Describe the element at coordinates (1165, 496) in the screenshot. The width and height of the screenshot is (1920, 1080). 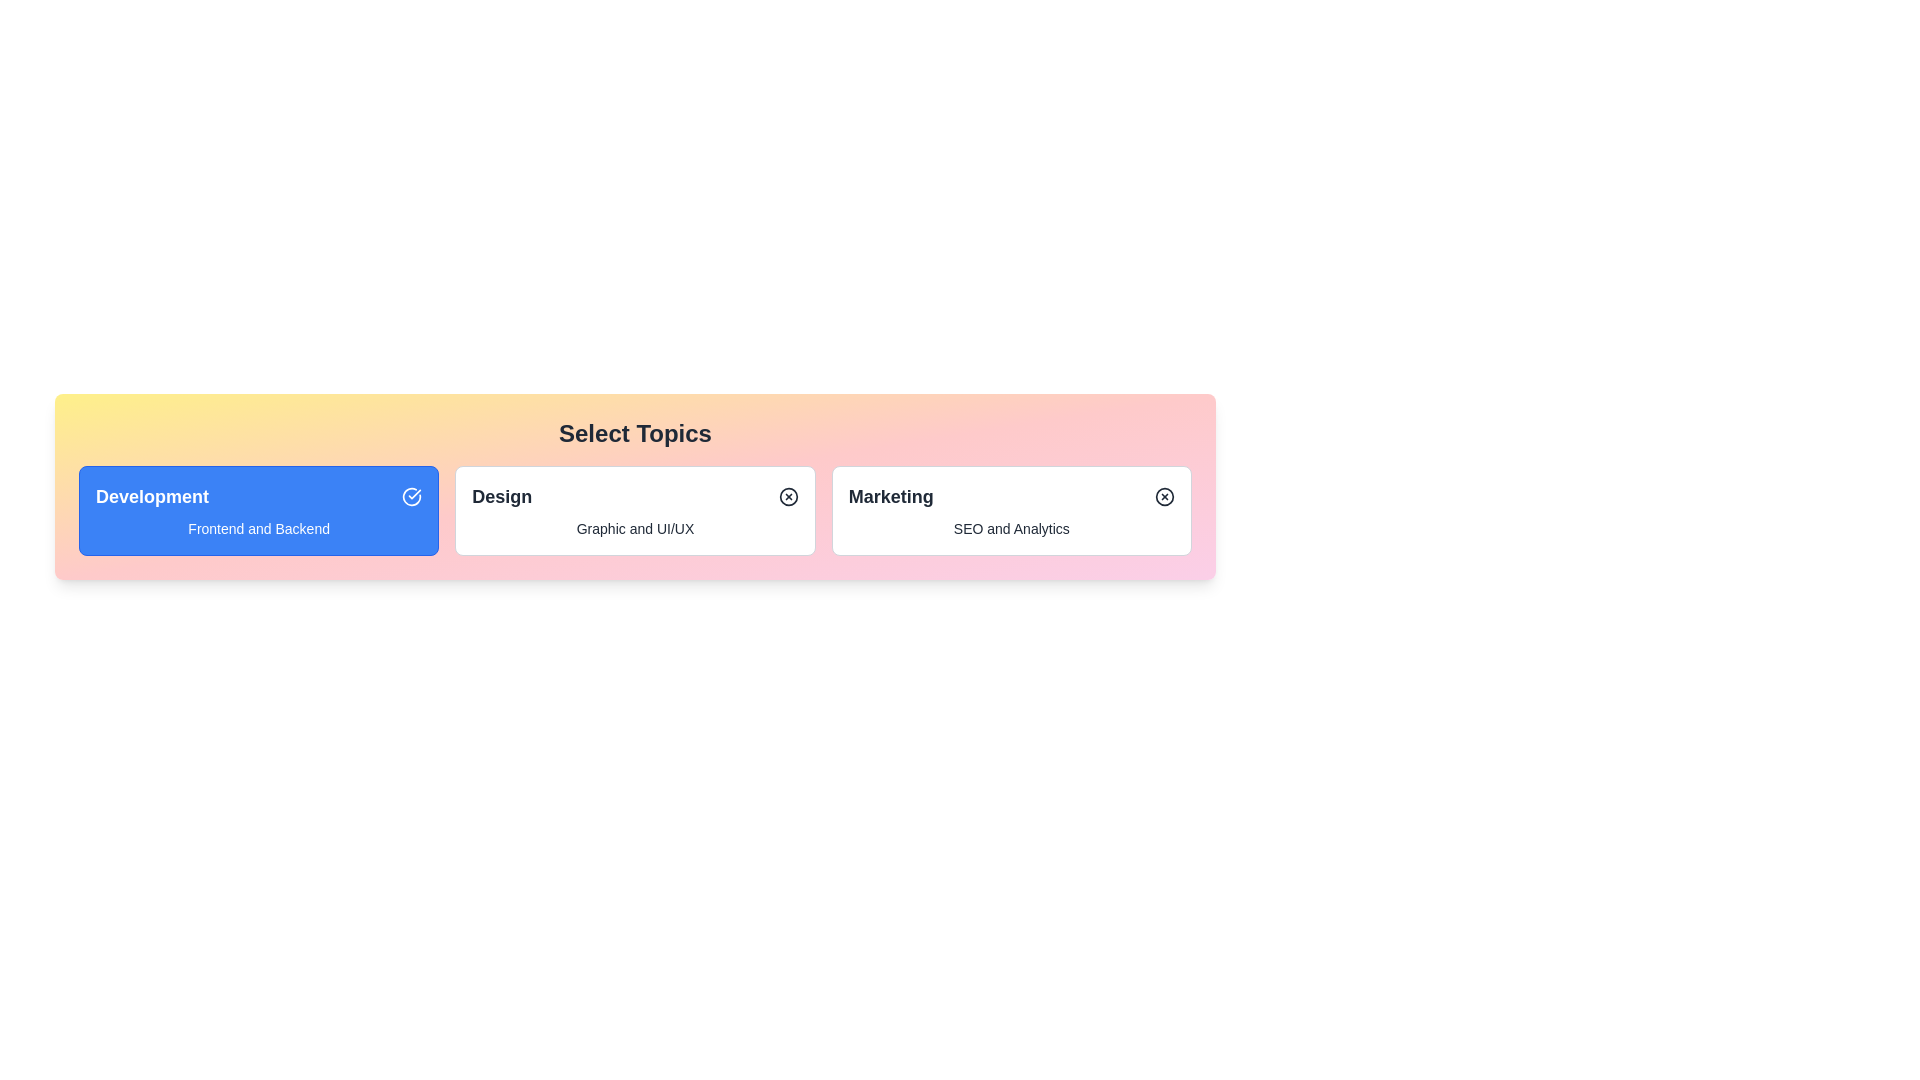
I see `the icon within the chip labeled 'Marketing' to toggle its state` at that location.